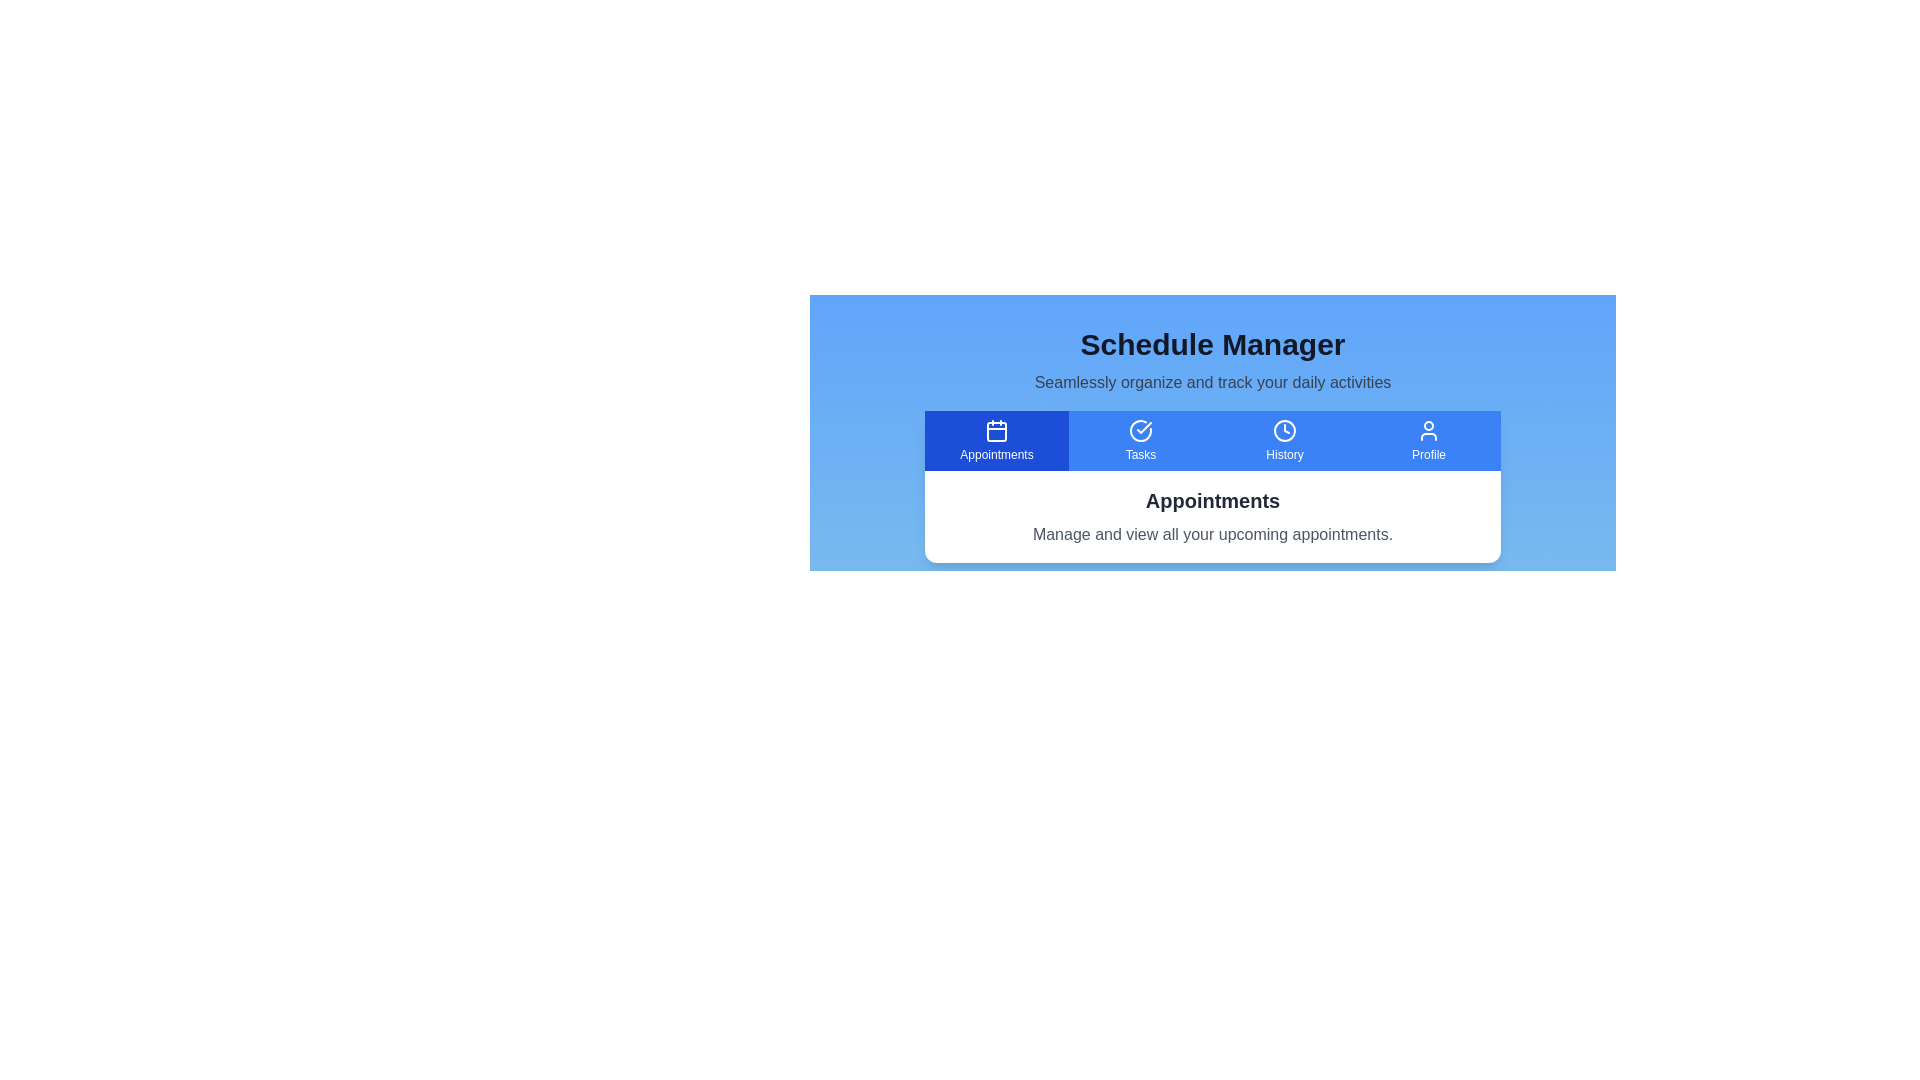 Image resolution: width=1920 pixels, height=1080 pixels. I want to click on the Profile navigation button, which is the fourth button in the 'Schedule Manager' section, to trigger a visual effect indicating interactivity, so click(1428, 439).